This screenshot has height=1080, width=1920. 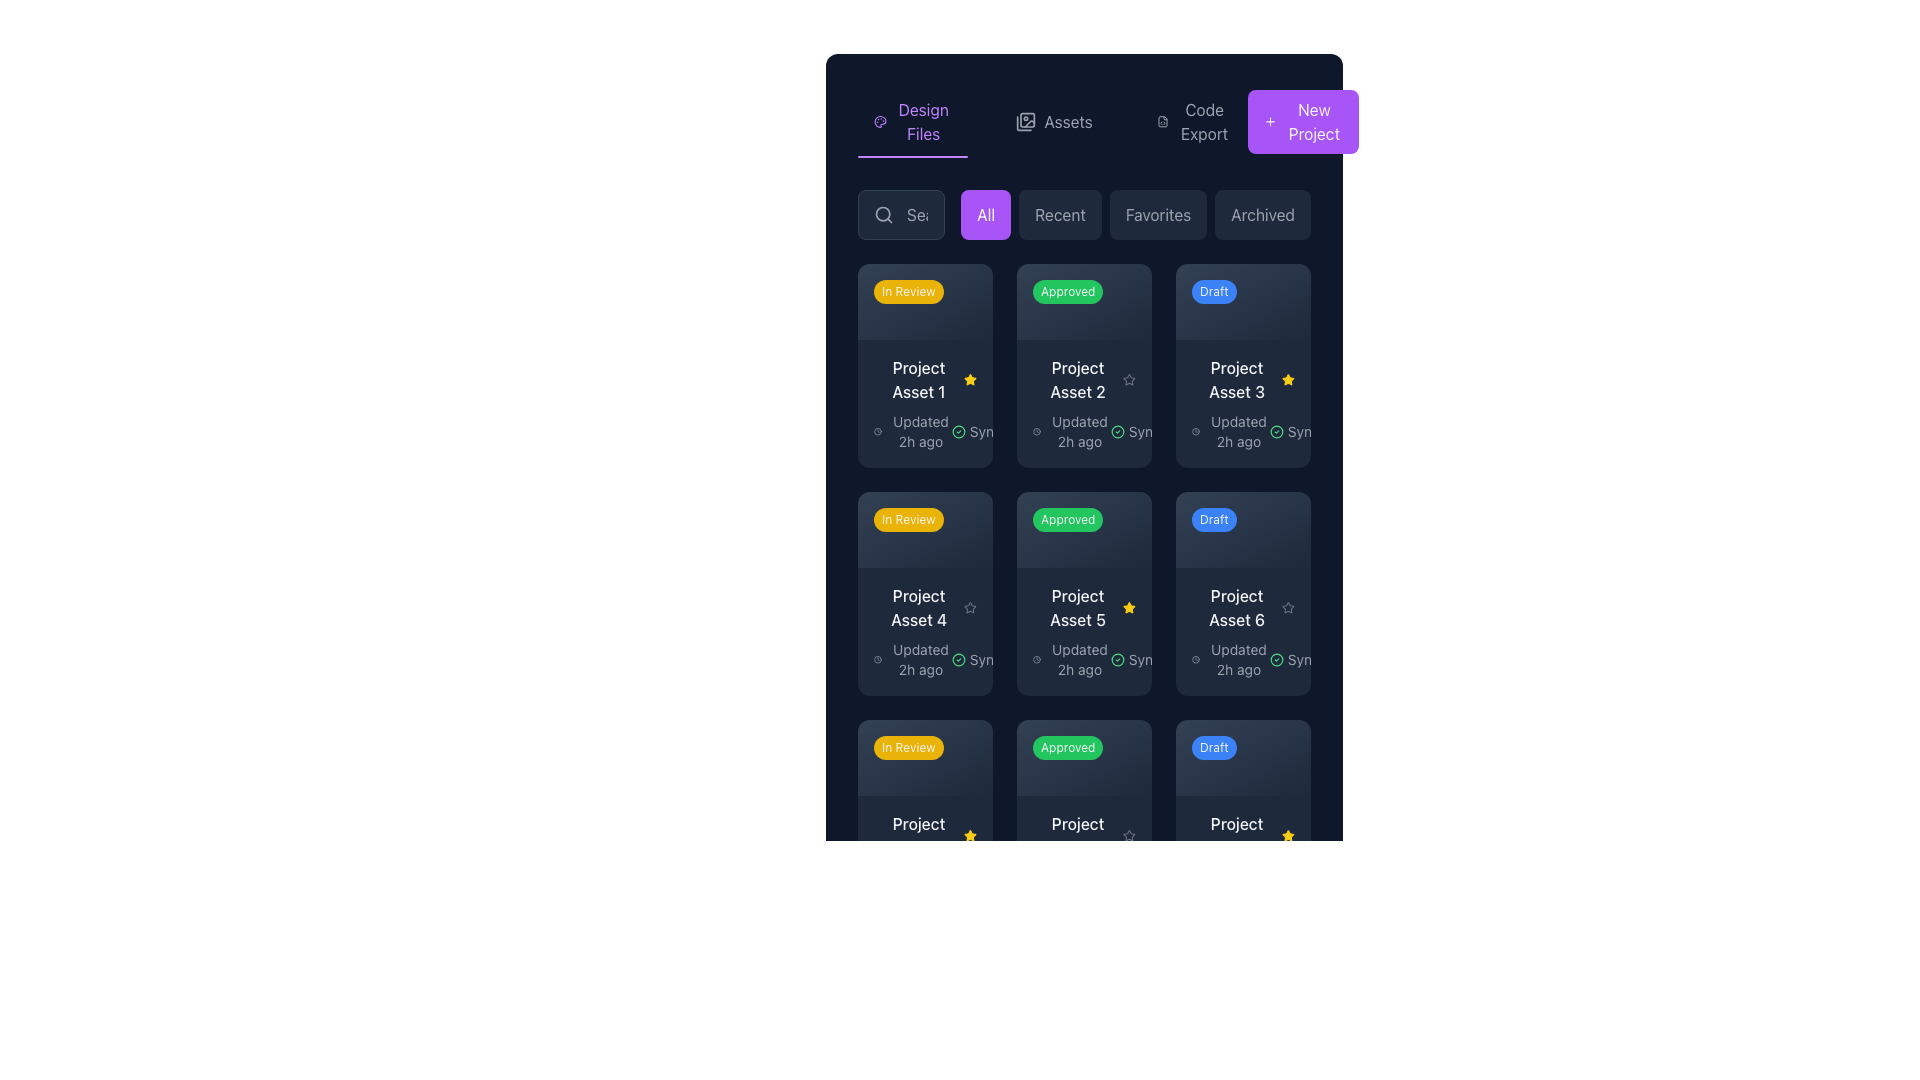 I want to click on the 'Create New Project' button located at the top-right corner of the interface, which is the last button in the navigation bar after 'Design Files', 'Assets', and 'Code Export', to initiate project creation, so click(x=1303, y=122).